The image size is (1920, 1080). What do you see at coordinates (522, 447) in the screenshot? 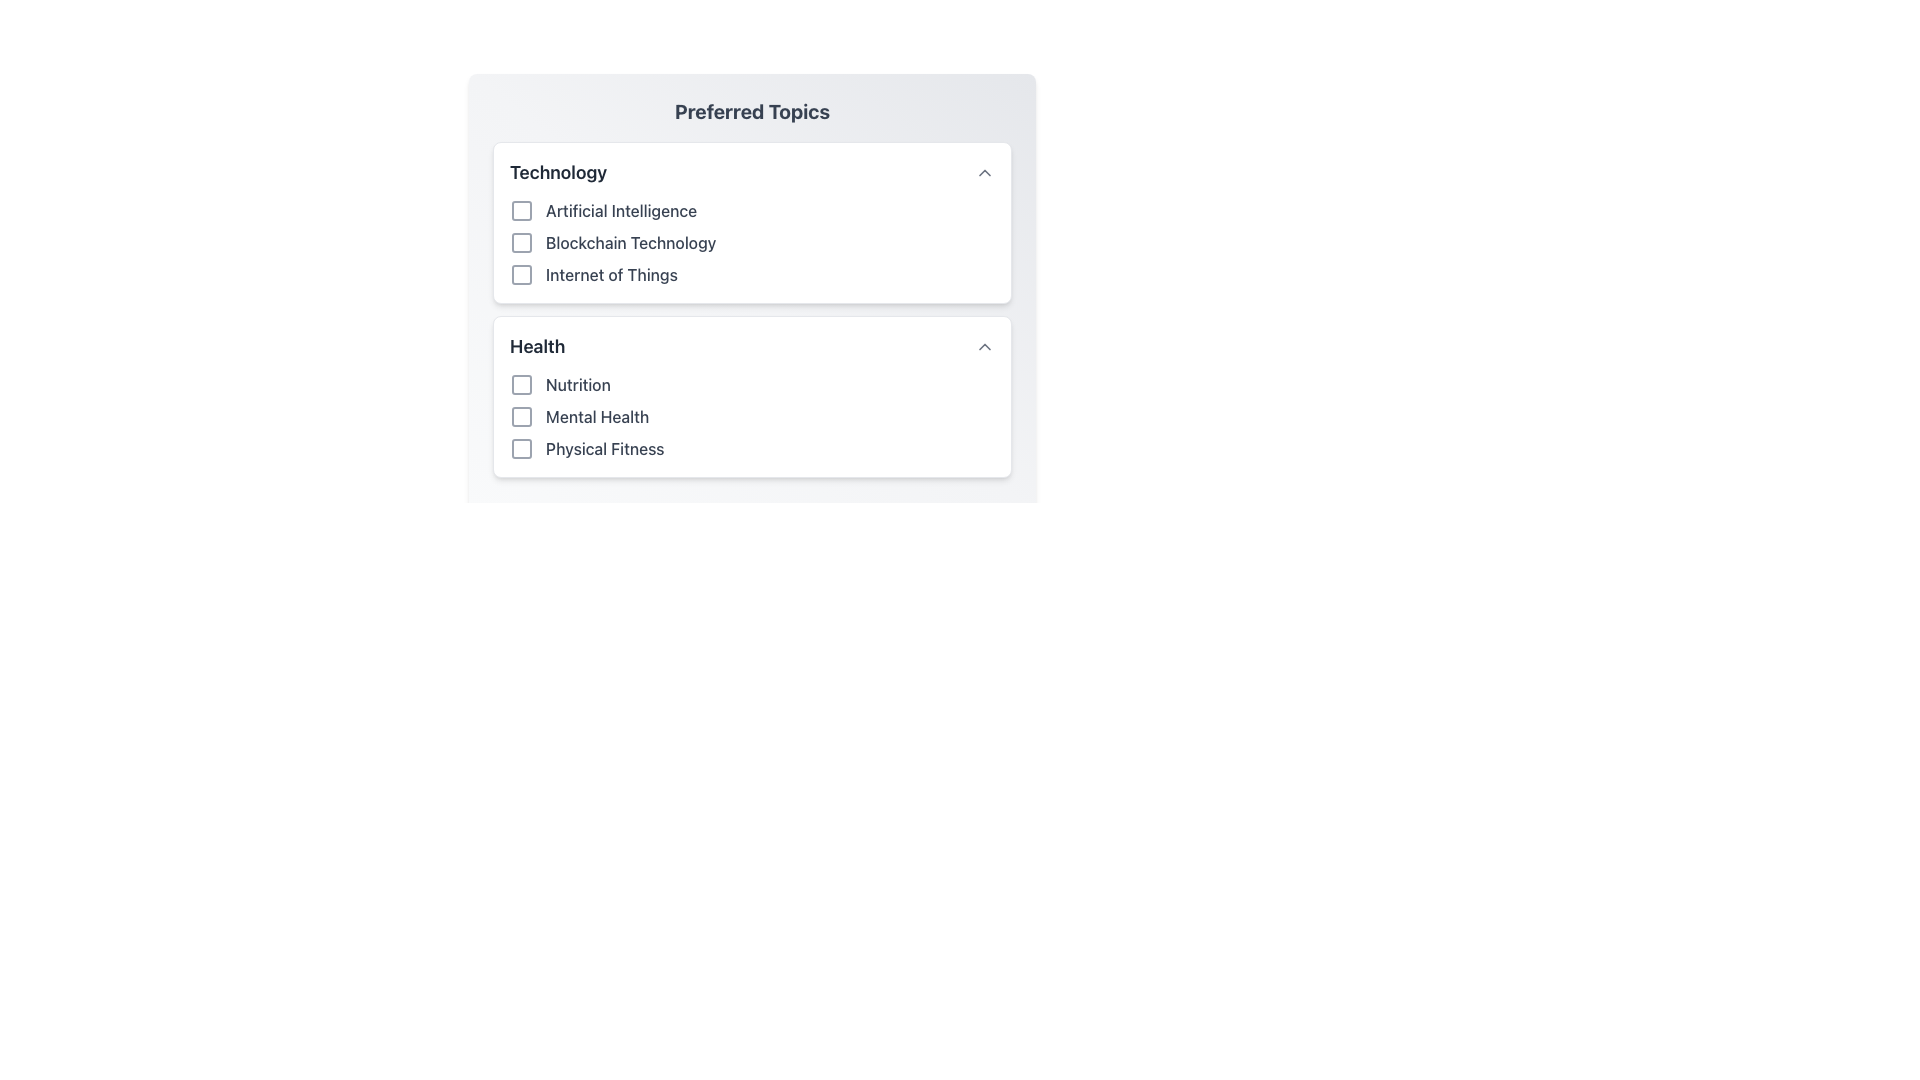
I see `the checkbox for 'Physical Fitness'` at bounding box center [522, 447].